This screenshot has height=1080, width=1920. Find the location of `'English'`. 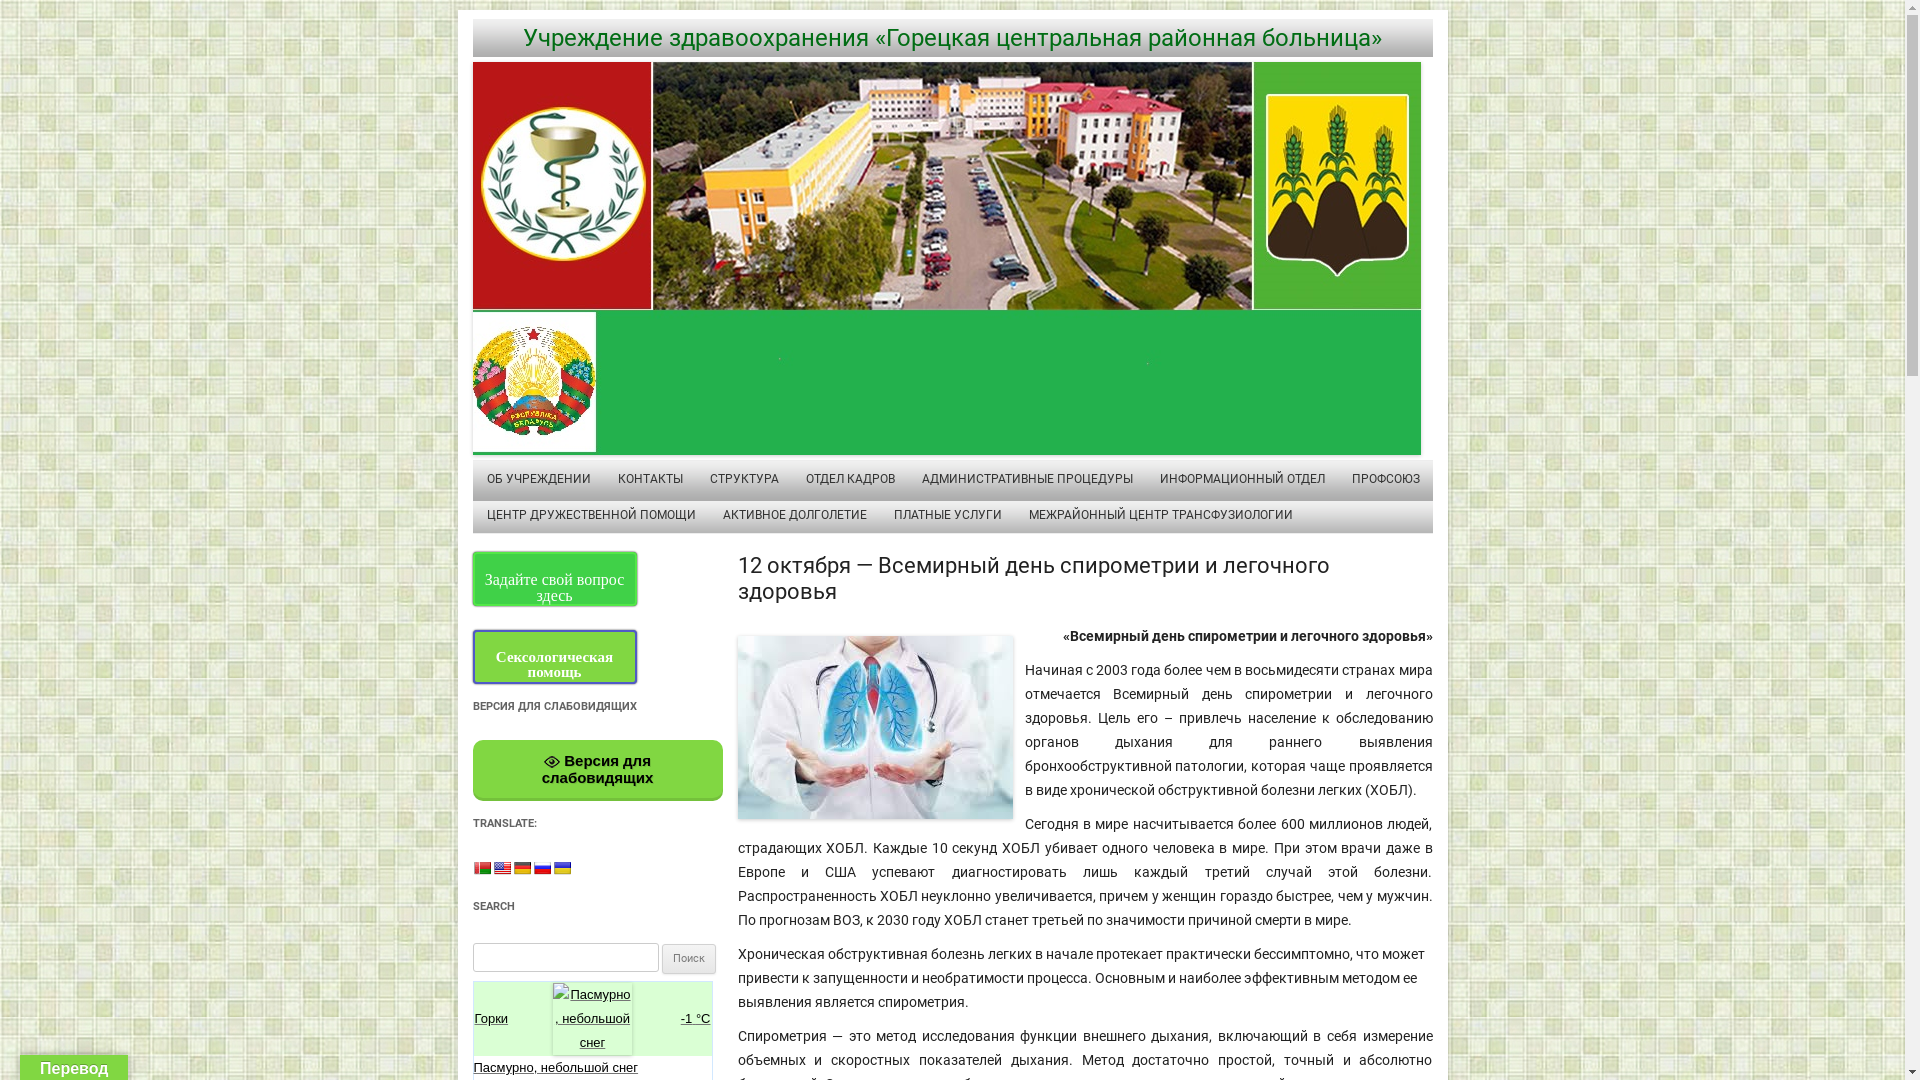

'English' is located at coordinates (500, 866).